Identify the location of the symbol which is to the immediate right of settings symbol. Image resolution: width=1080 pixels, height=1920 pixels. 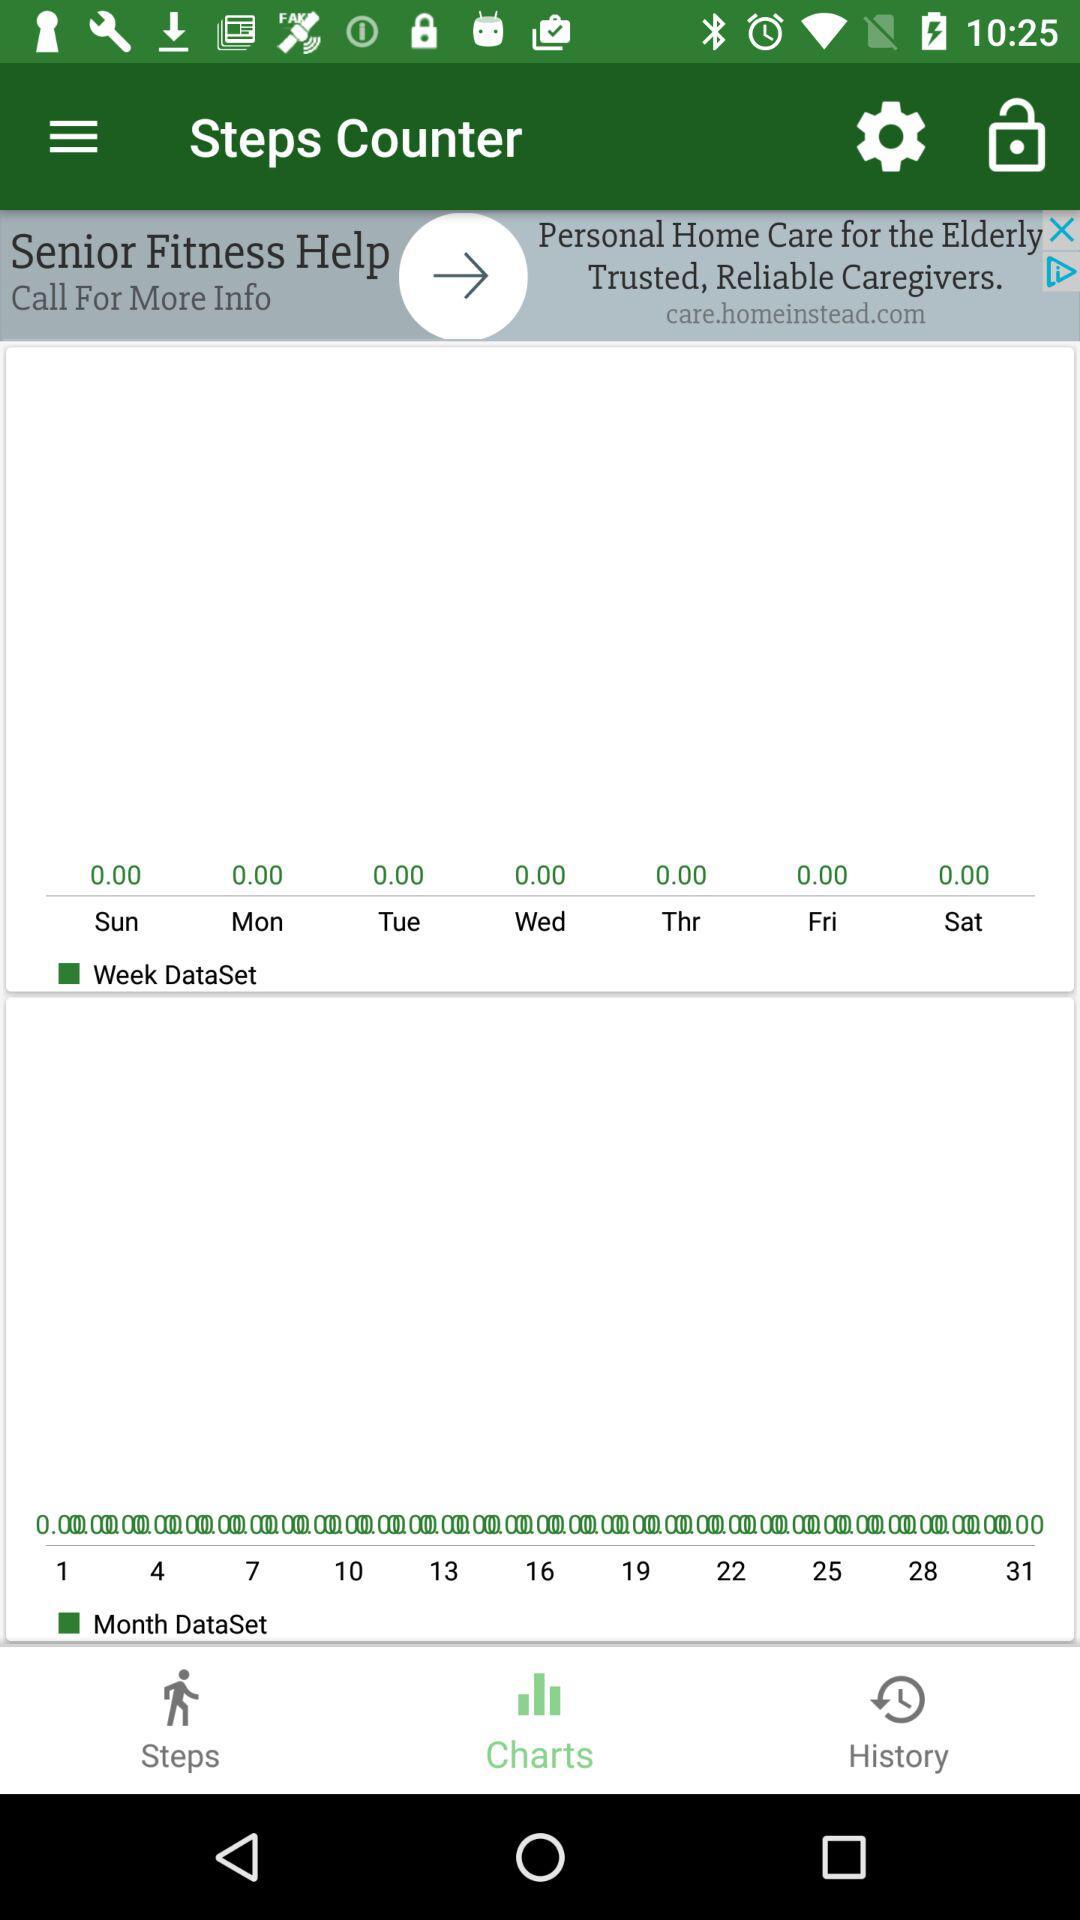
(1017, 136).